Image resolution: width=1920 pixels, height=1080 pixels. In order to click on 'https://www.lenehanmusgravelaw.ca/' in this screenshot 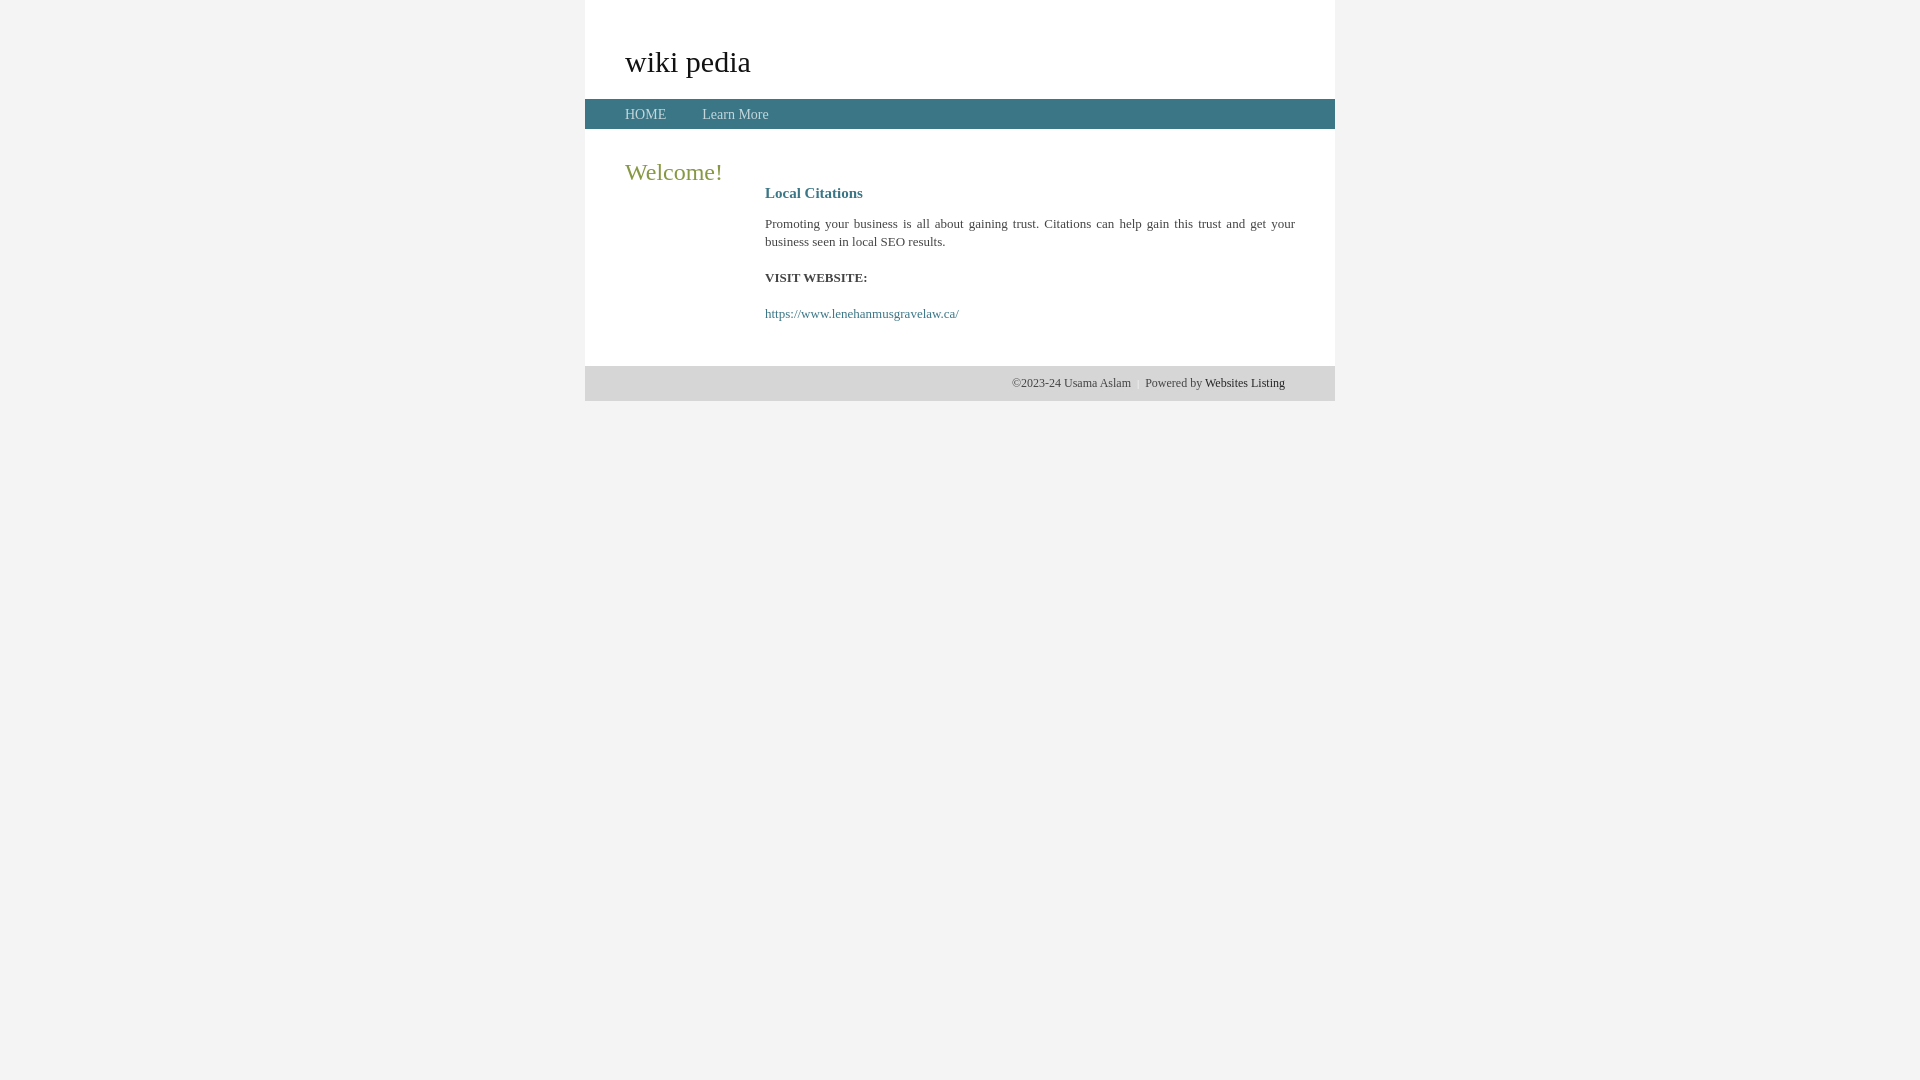, I will do `click(862, 313)`.